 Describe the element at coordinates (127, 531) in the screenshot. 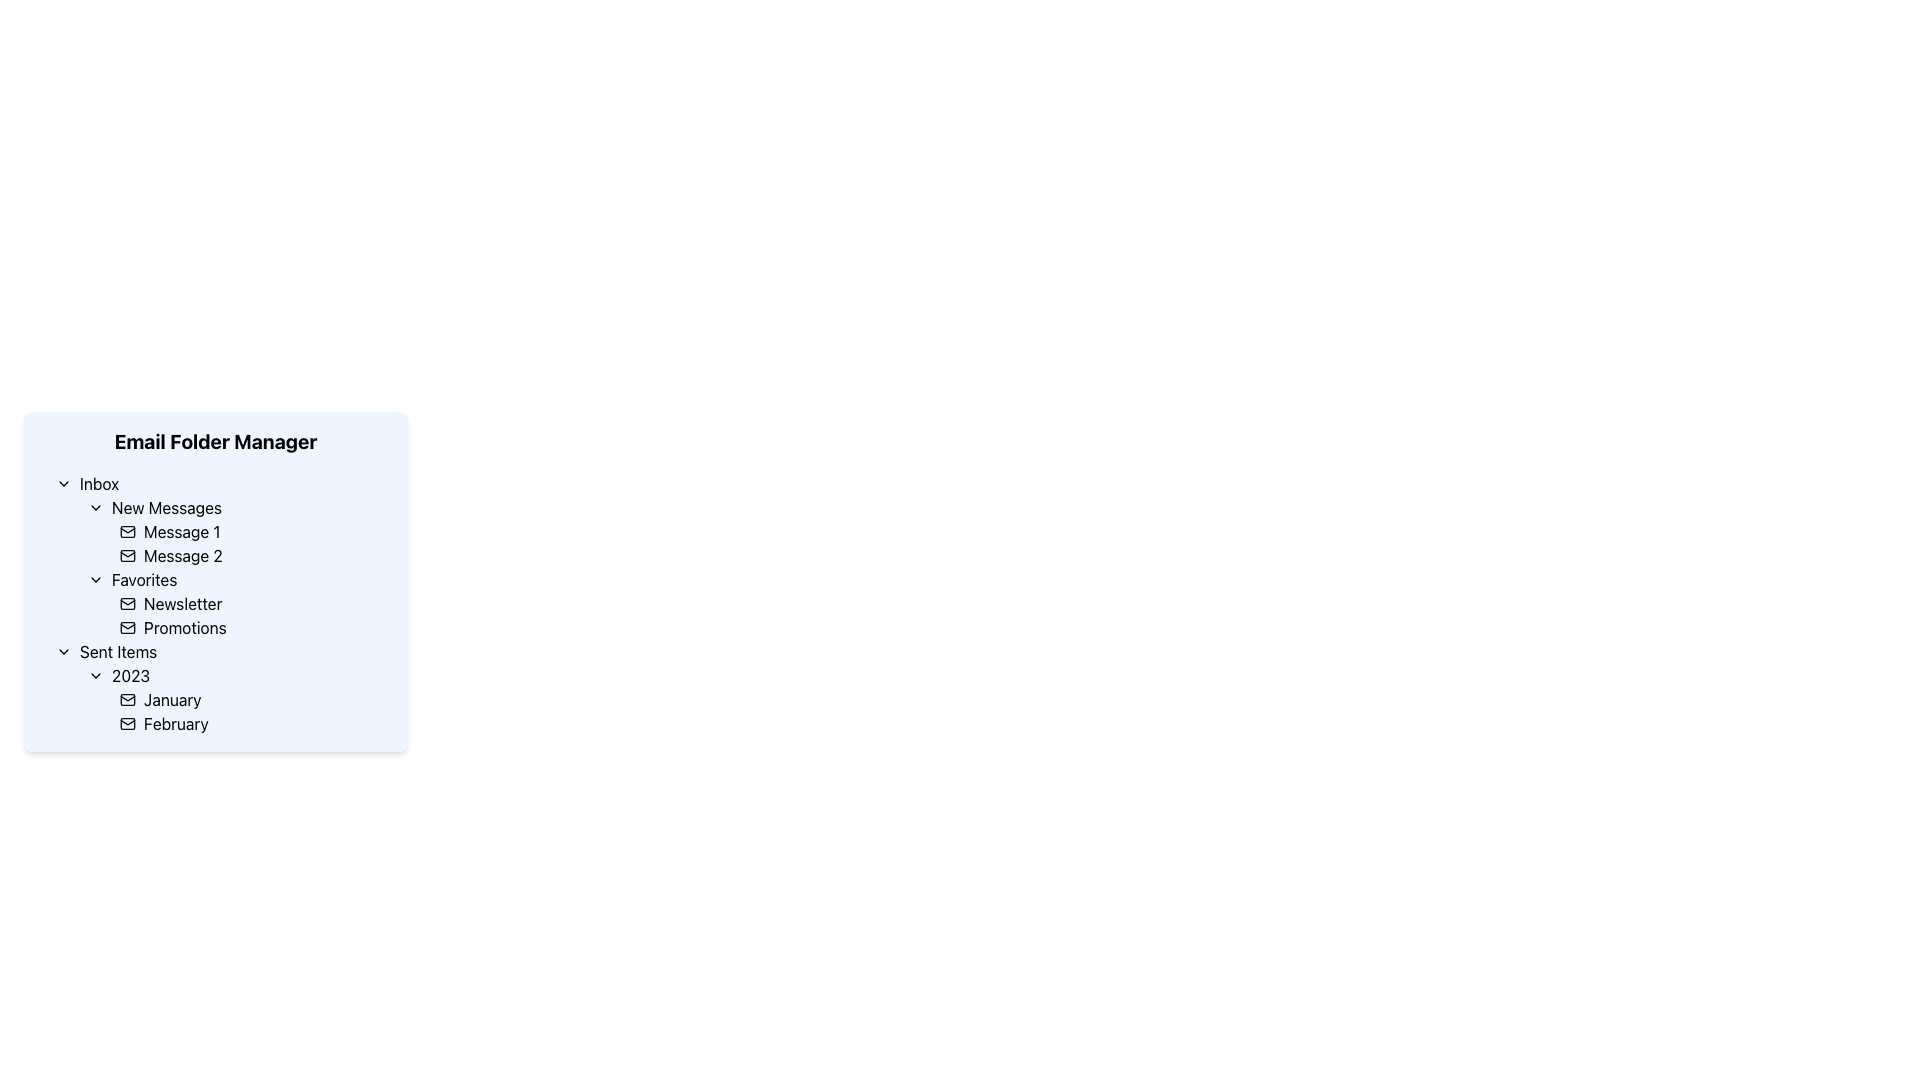

I see `the email message icon located on the left side of the 'Message 1' text, which is part of the row labeled 'Message 1' under the 'New Messages' folder in the 'Inbox' section` at that location.